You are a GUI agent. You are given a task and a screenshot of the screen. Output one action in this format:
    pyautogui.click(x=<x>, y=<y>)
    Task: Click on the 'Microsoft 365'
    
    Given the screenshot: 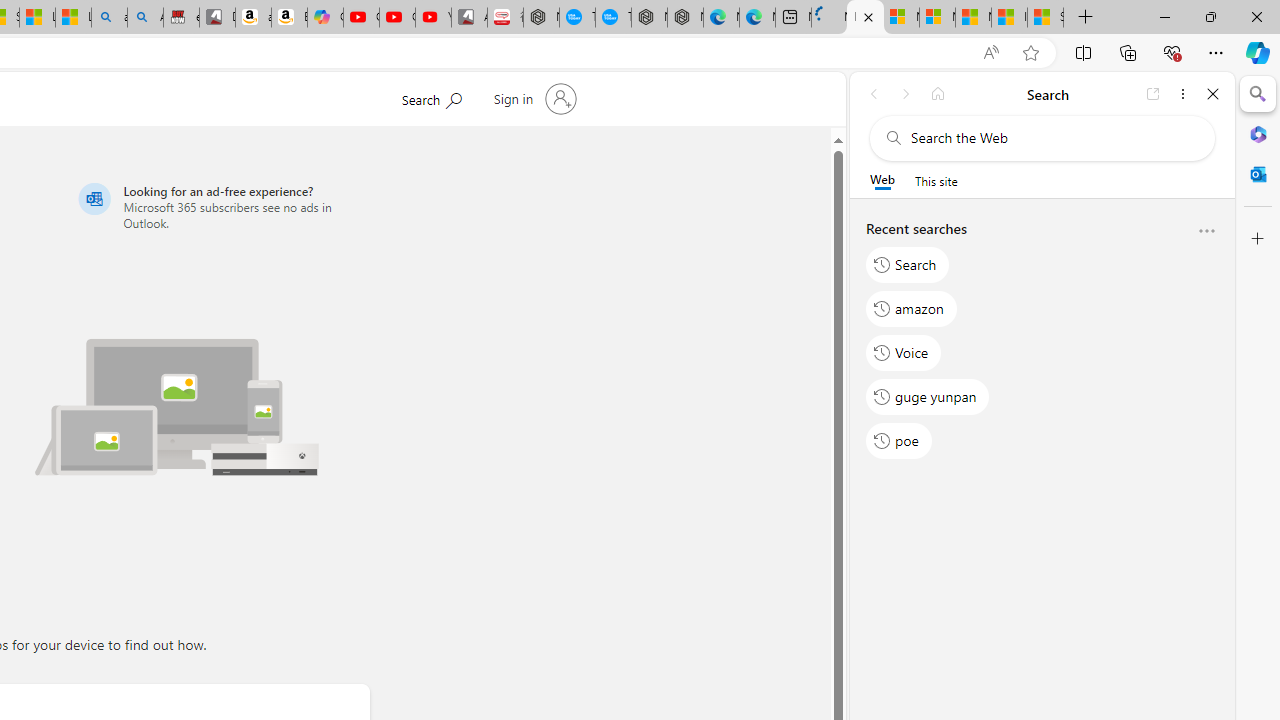 What is the action you would take?
    pyautogui.click(x=1257, y=133)
    